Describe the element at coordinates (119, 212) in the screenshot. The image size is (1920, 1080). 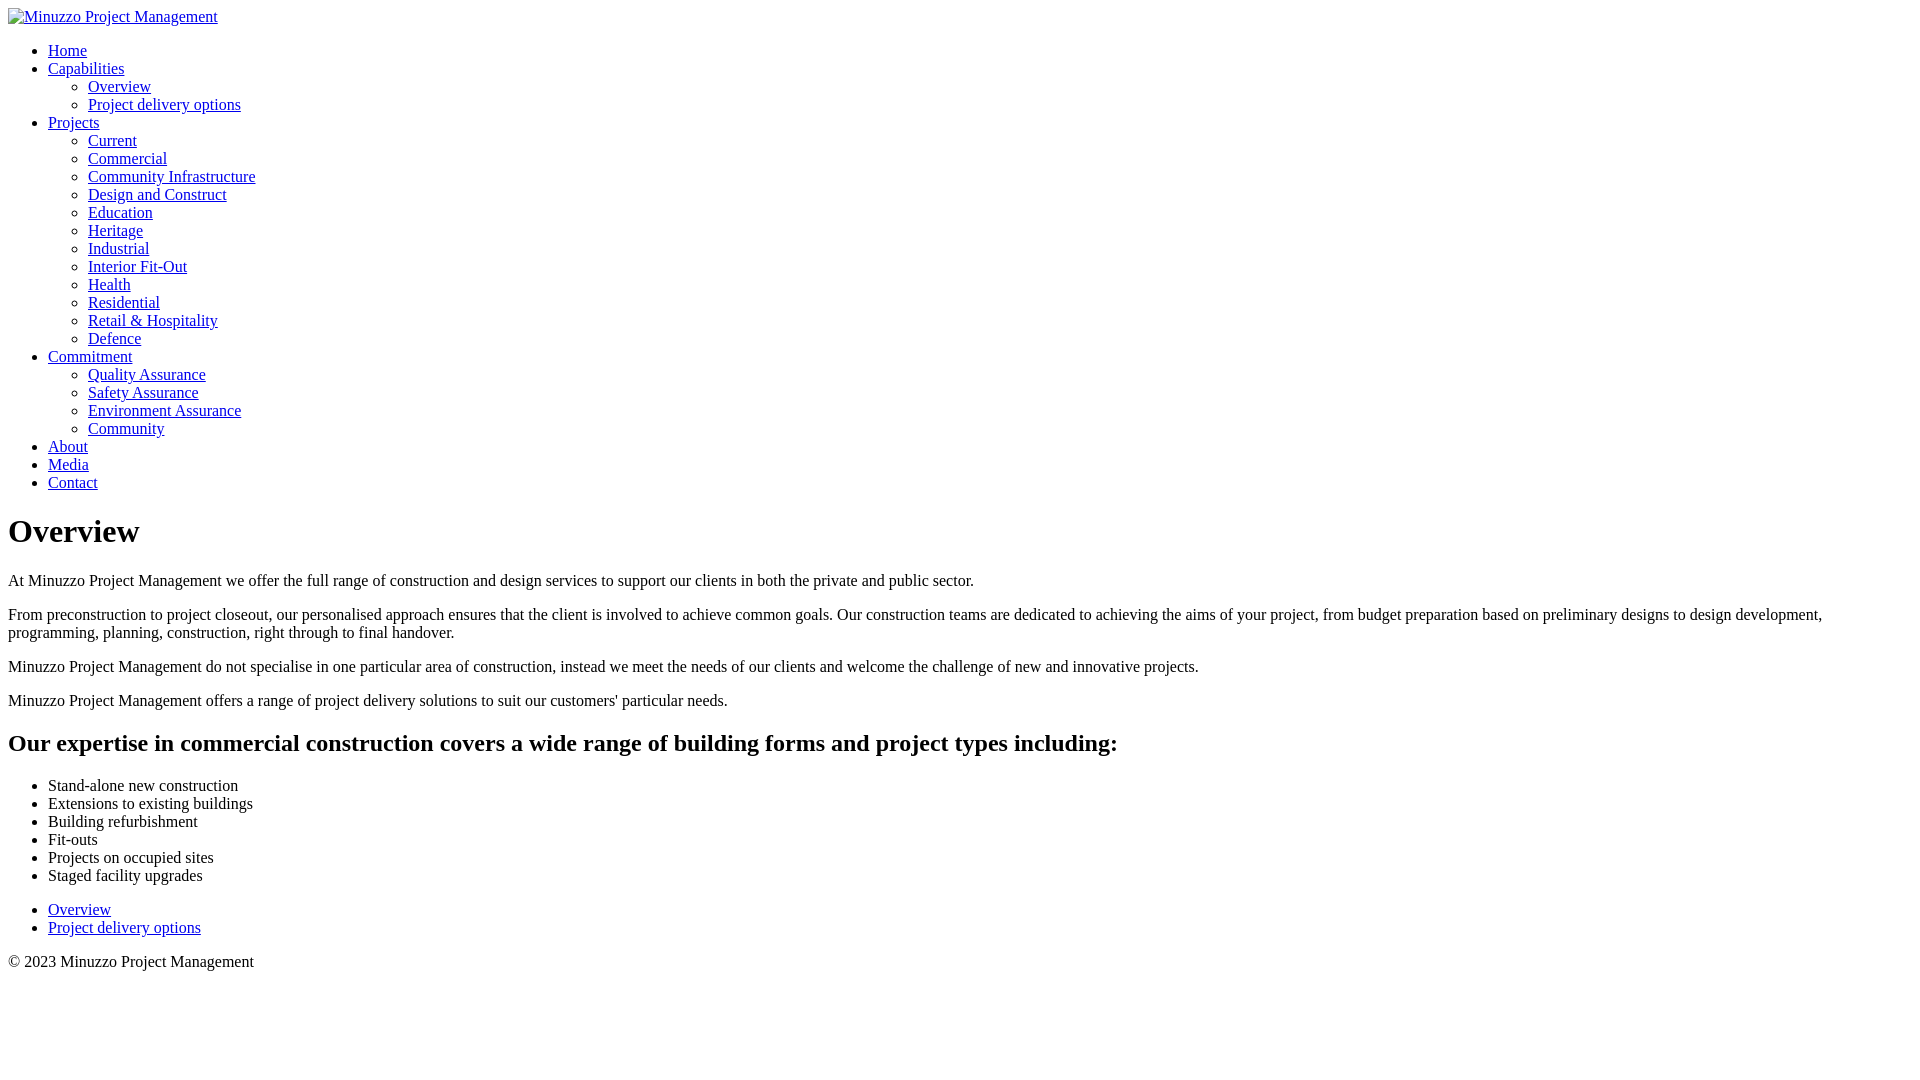
I see `'Education'` at that location.